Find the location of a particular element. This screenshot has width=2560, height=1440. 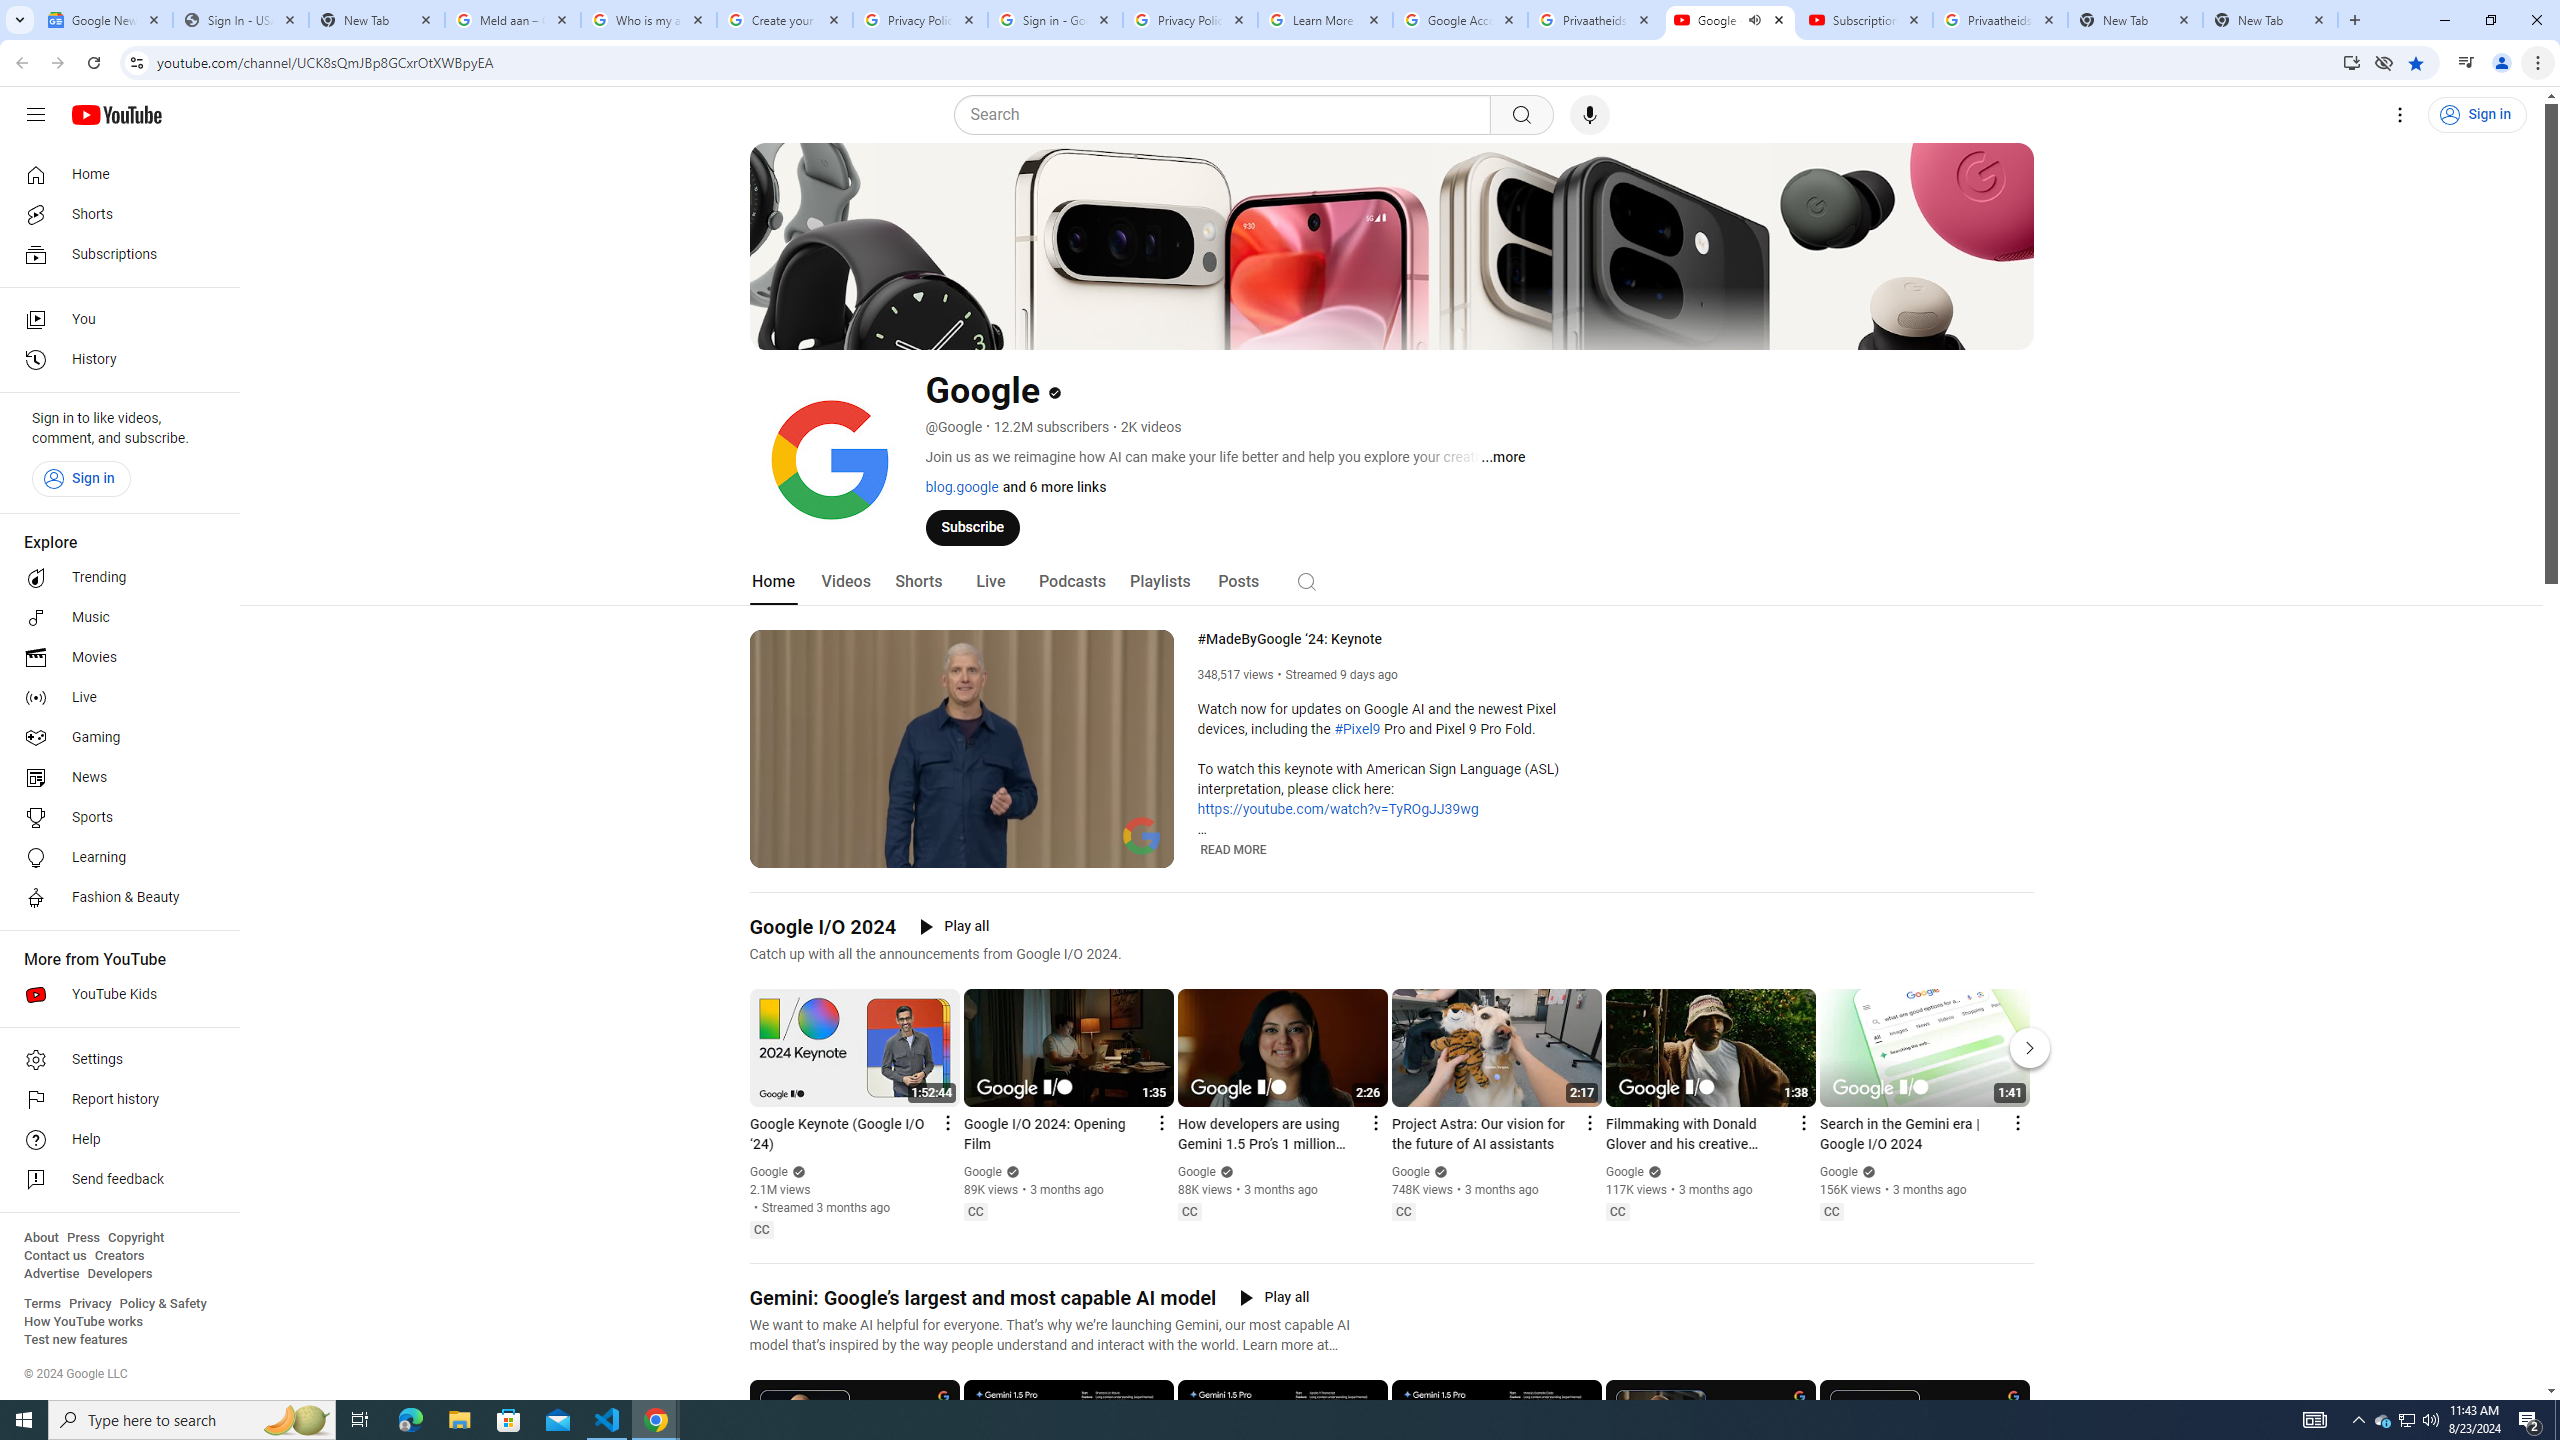

'Create your Google Account' is located at coordinates (784, 19).